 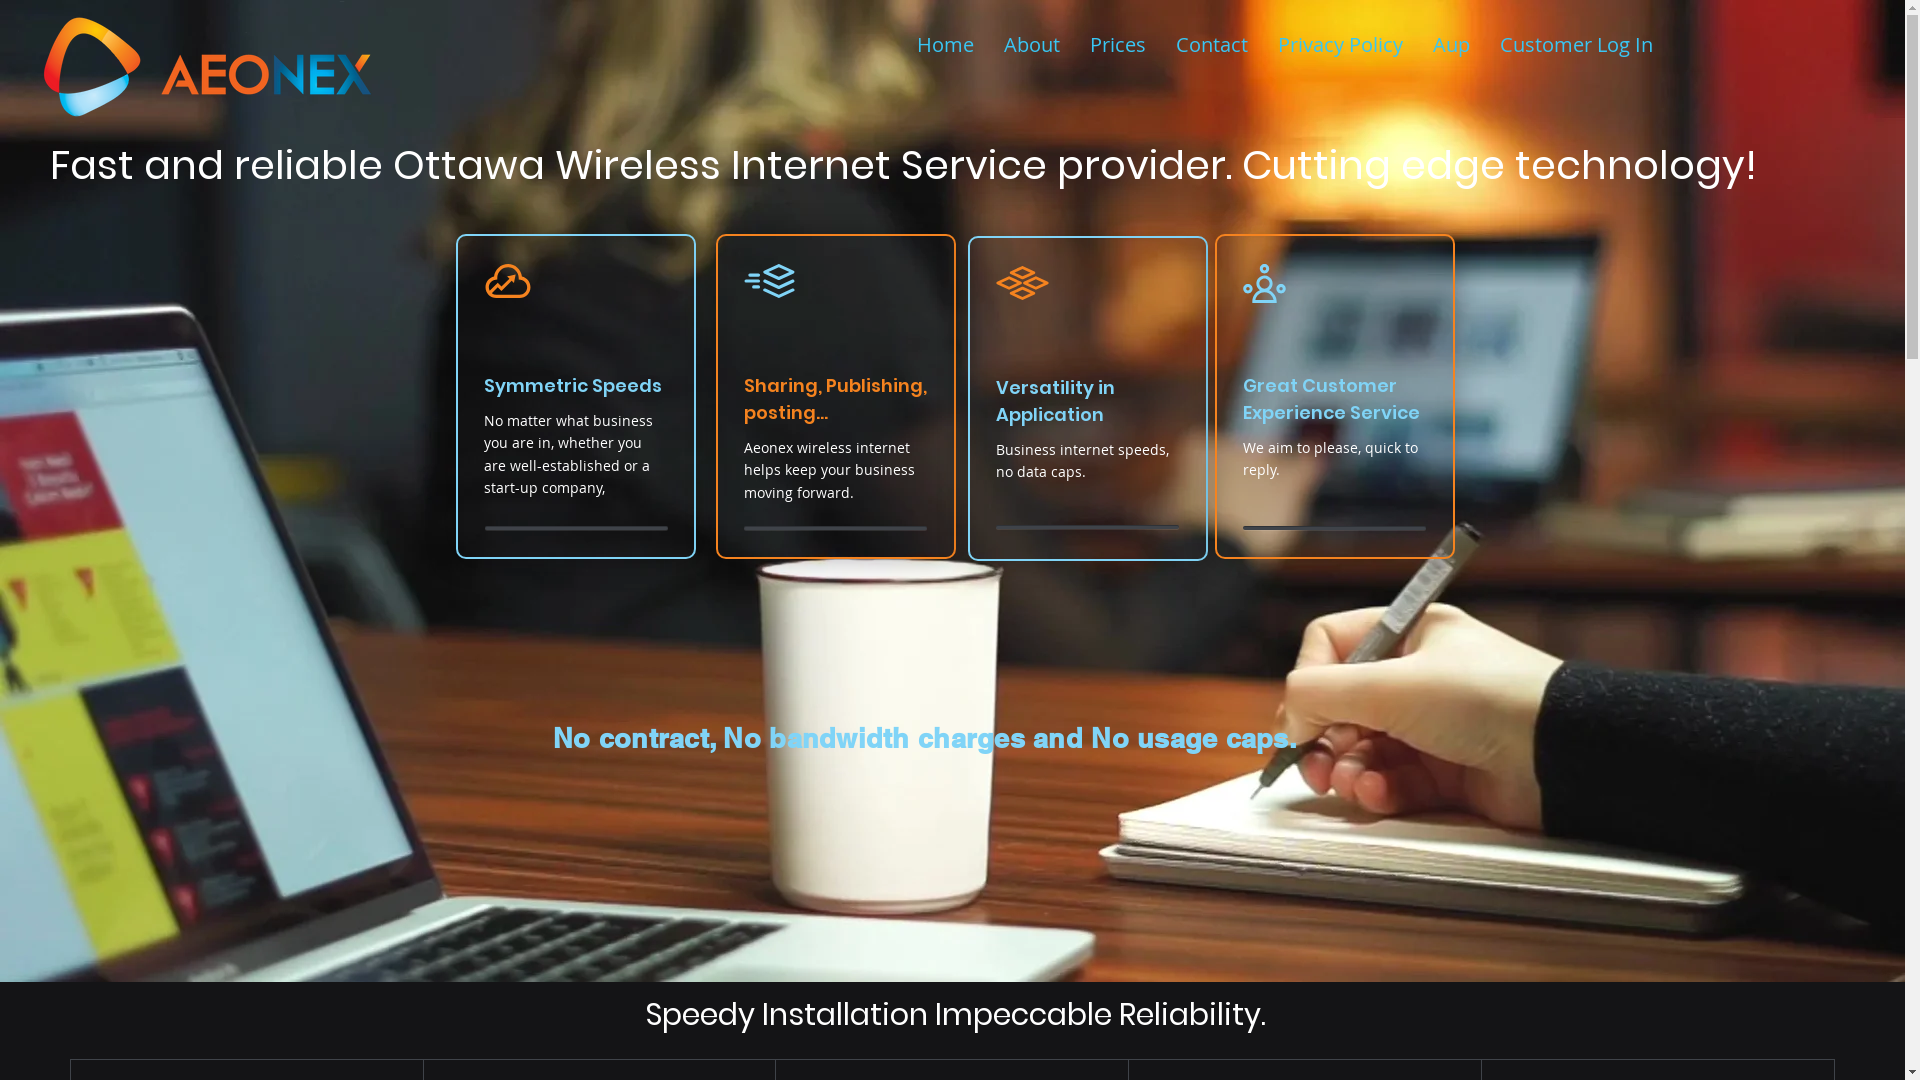 What do you see at coordinates (18, 63) in the screenshot?
I see `'aeonex2.png'` at bounding box center [18, 63].